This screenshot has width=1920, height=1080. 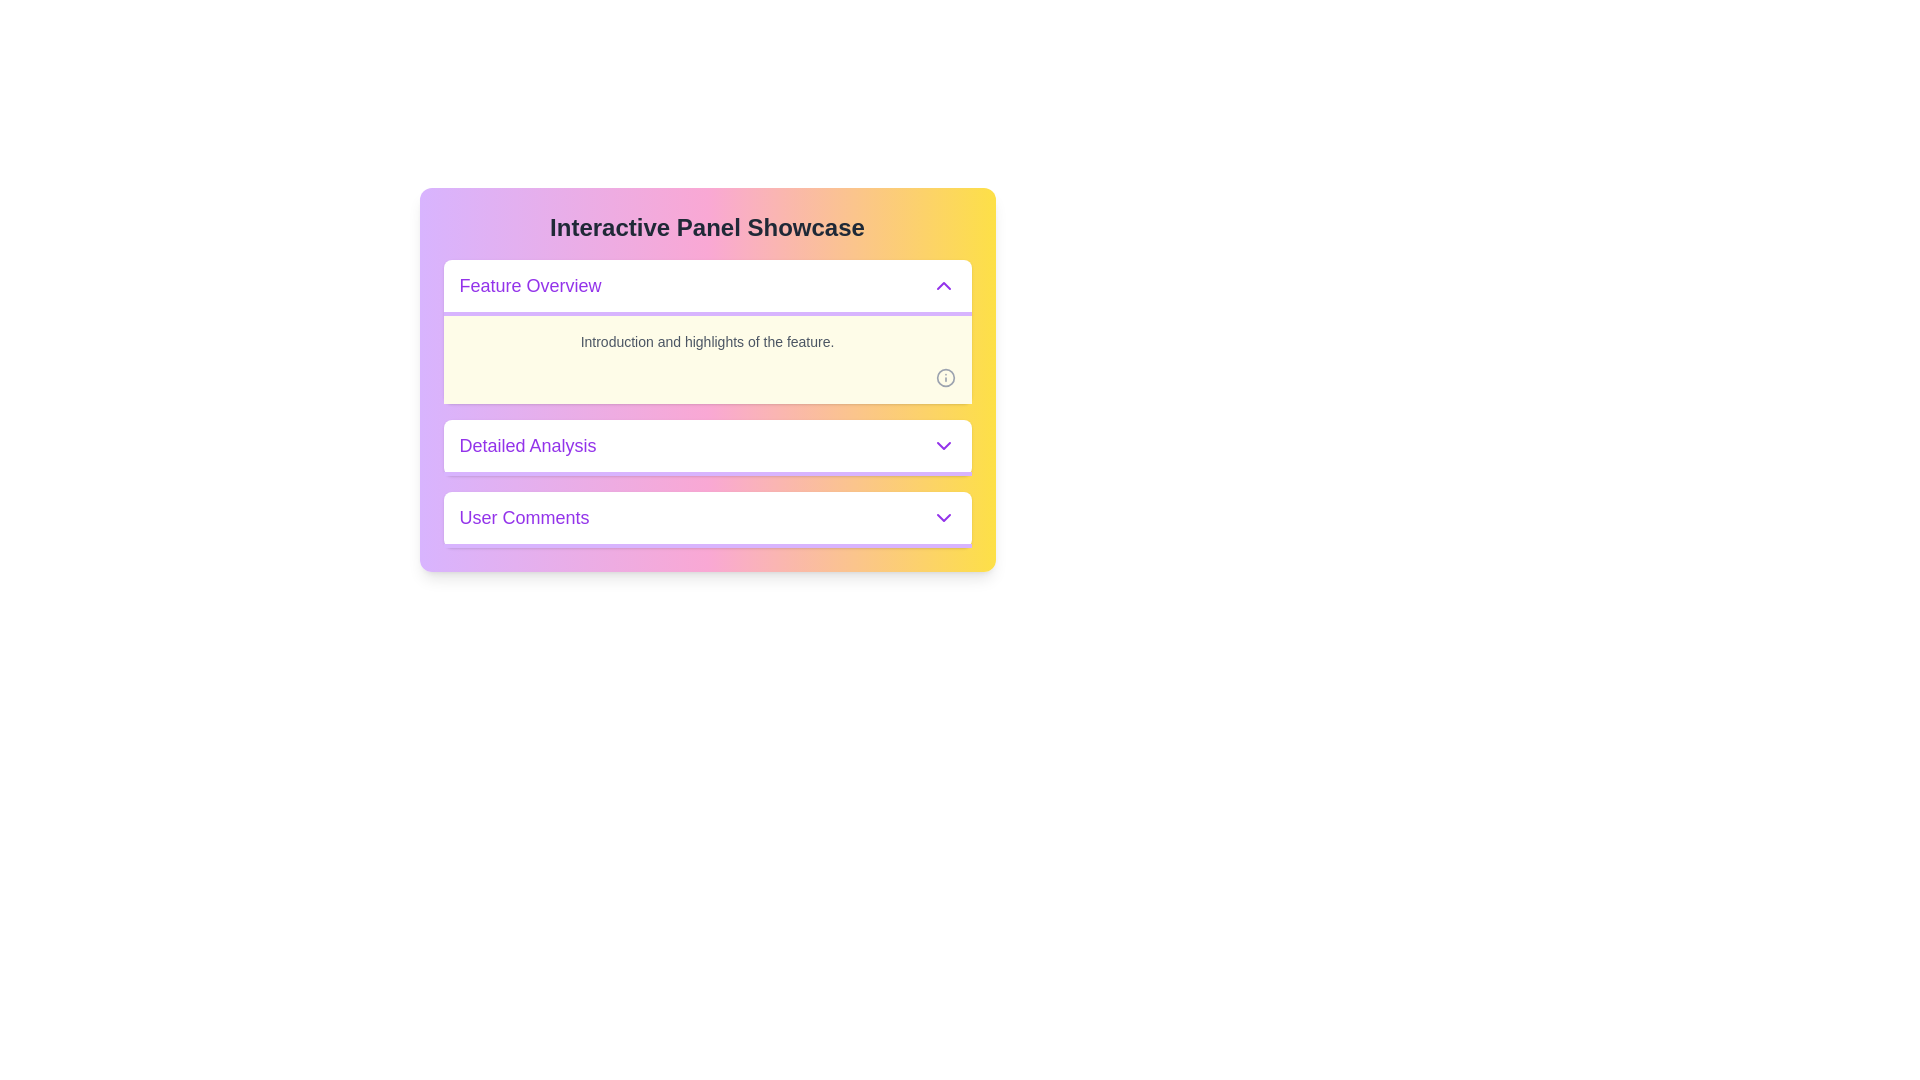 What do you see at coordinates (528, 445) in the screenshot?
I see `the text element 'Detailed Analysis' which is styled with a purple hue and located within a UI card that has a gradient background from yellow to purple` at bounding box center [528, 445].